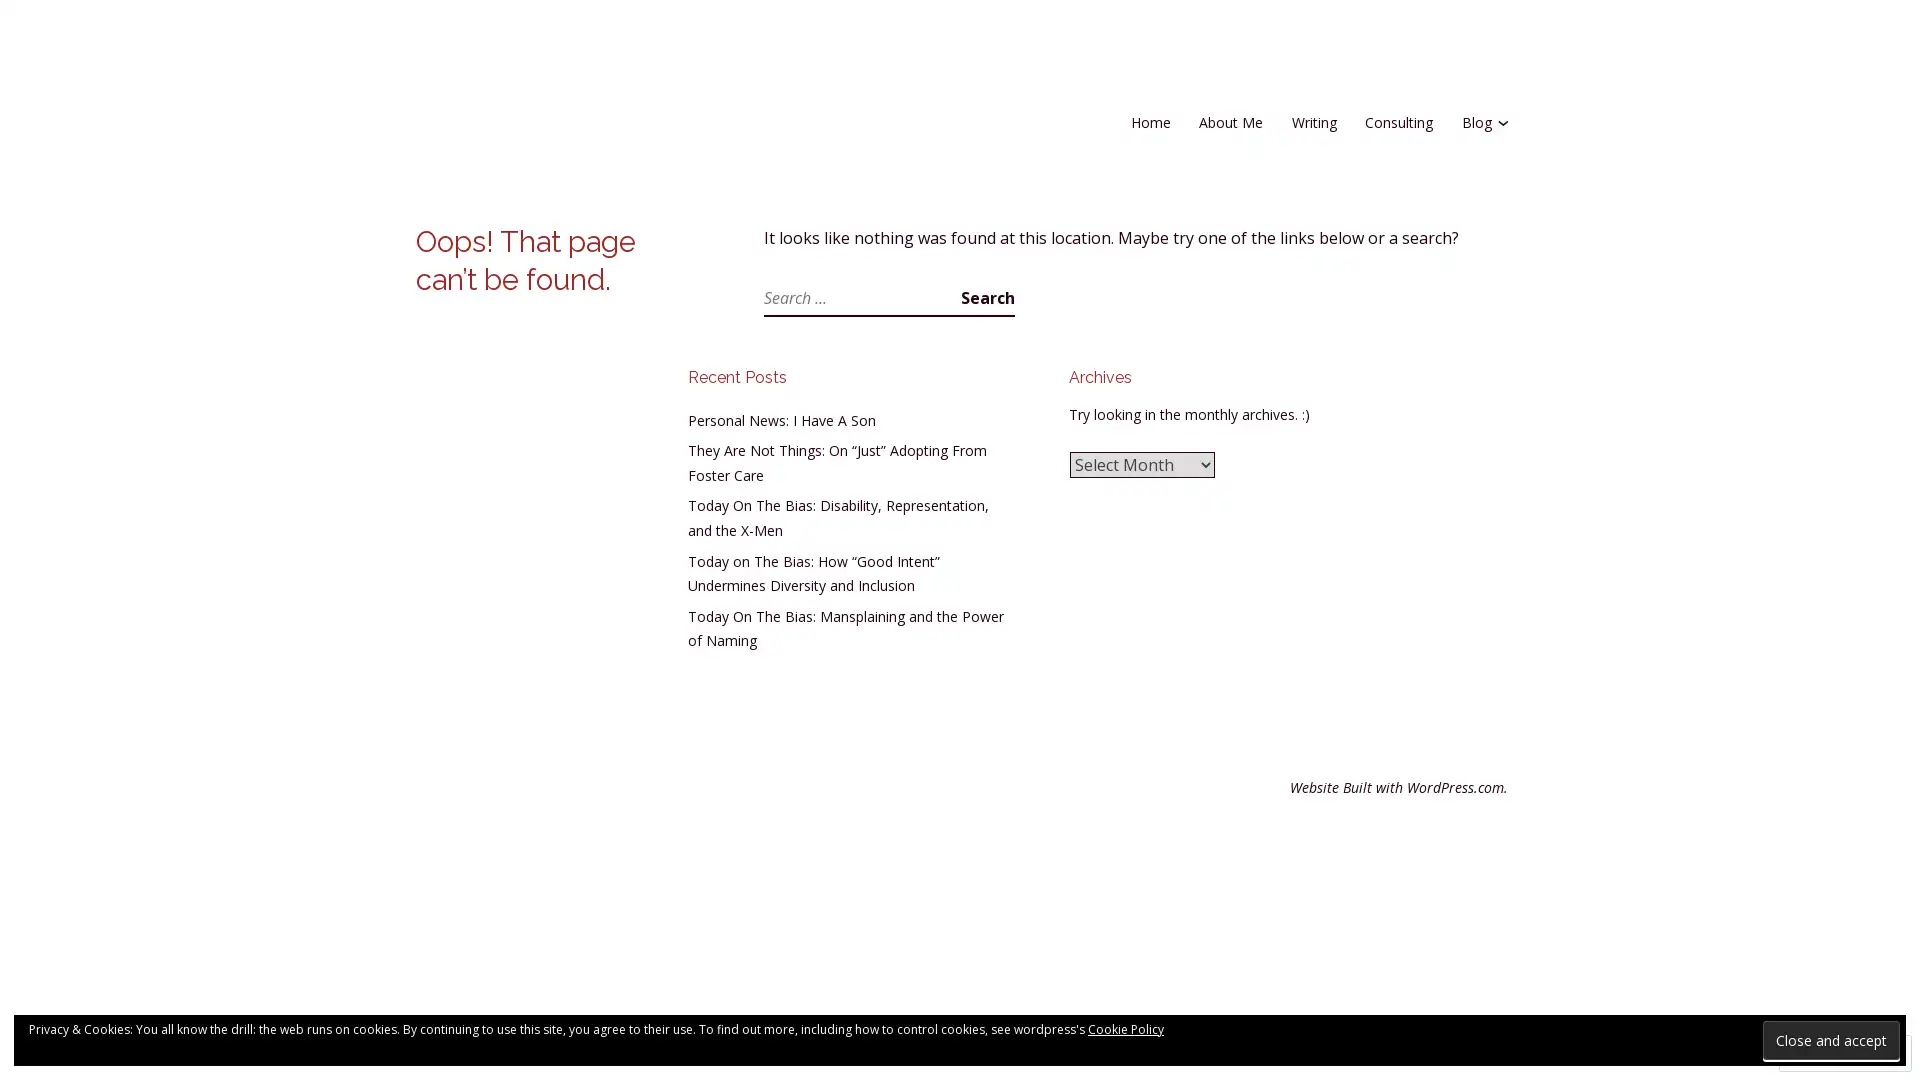 The height and width of the screenshot is (1080, 1920). Describe the element at coordinates (988, 297) in the screenshot. I see `Search` at that location.